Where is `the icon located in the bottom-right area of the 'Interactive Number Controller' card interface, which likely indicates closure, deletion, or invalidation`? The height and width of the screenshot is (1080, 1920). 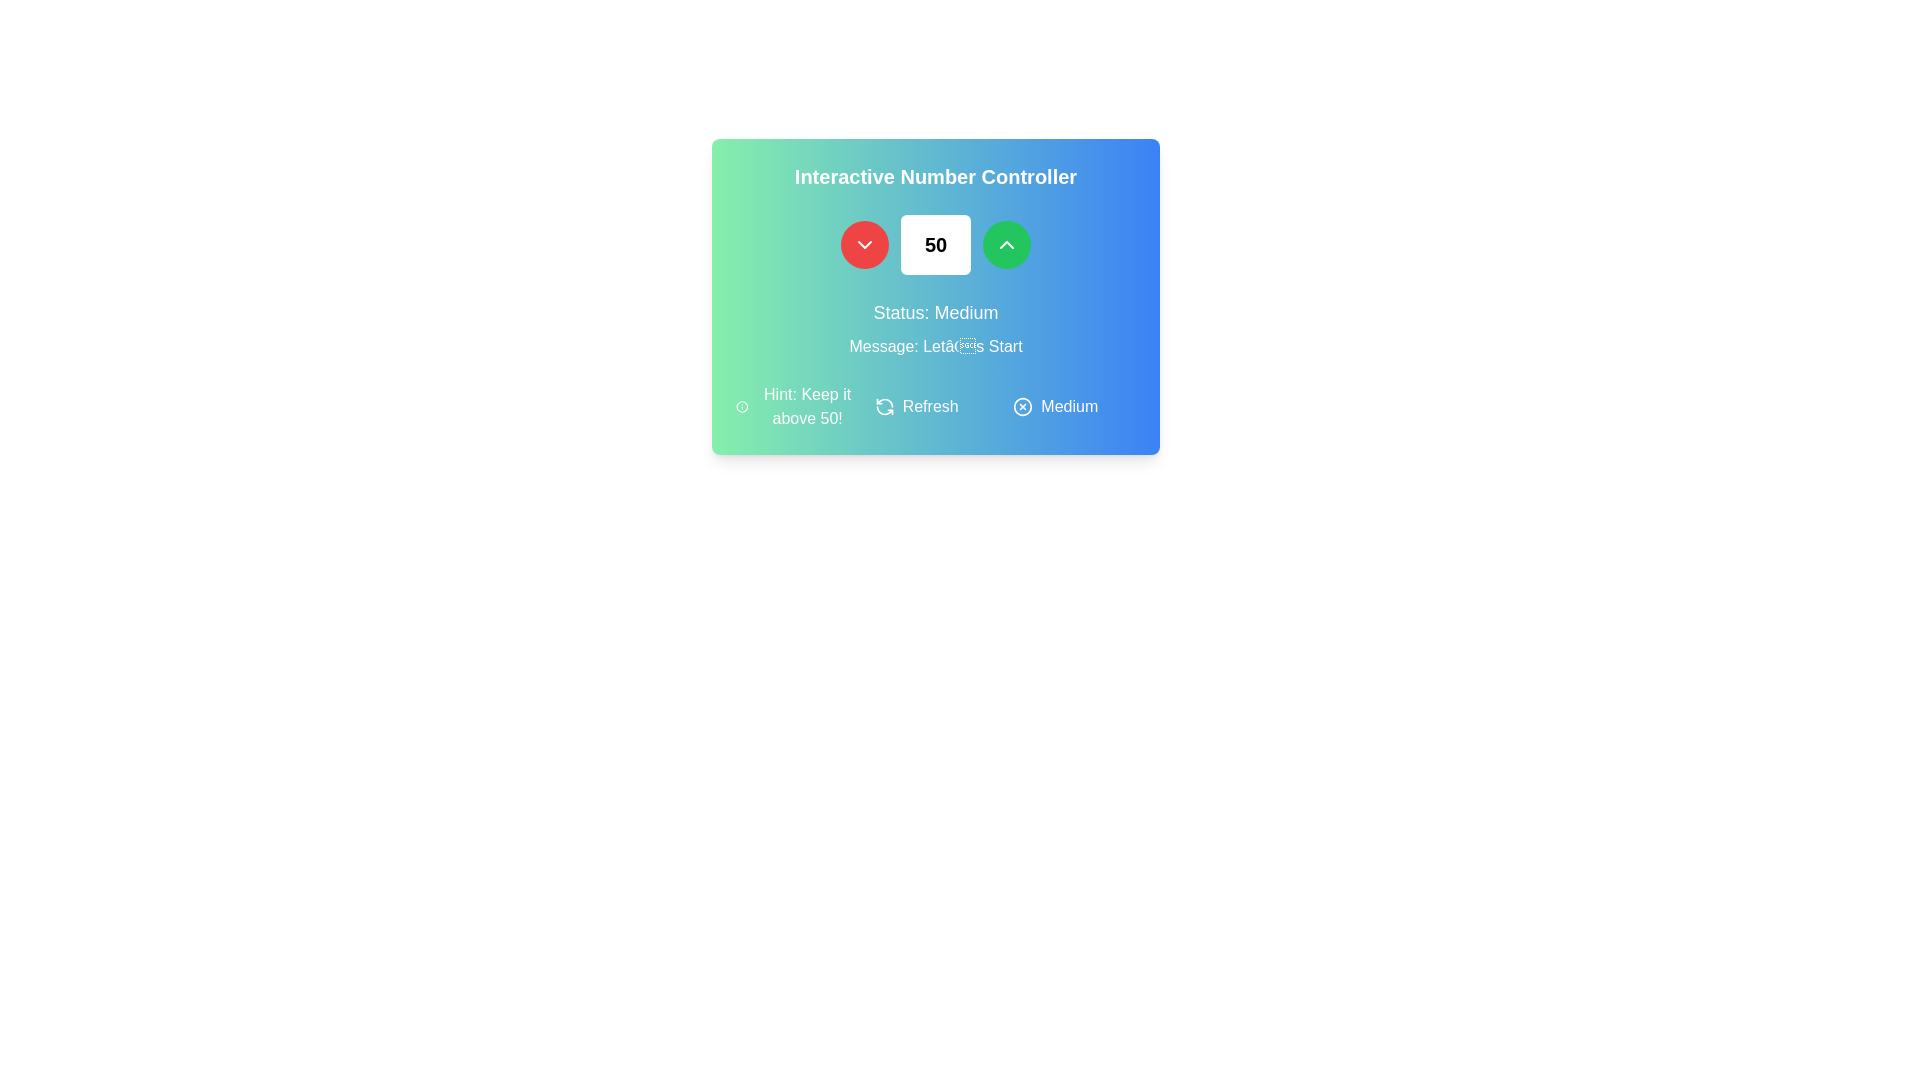 the icon located in the bottom-right area of the 'Interactive Number Controller' card interface, which likely indicates closure, deletion, or invalidation is located at coordinates (1023, 406).